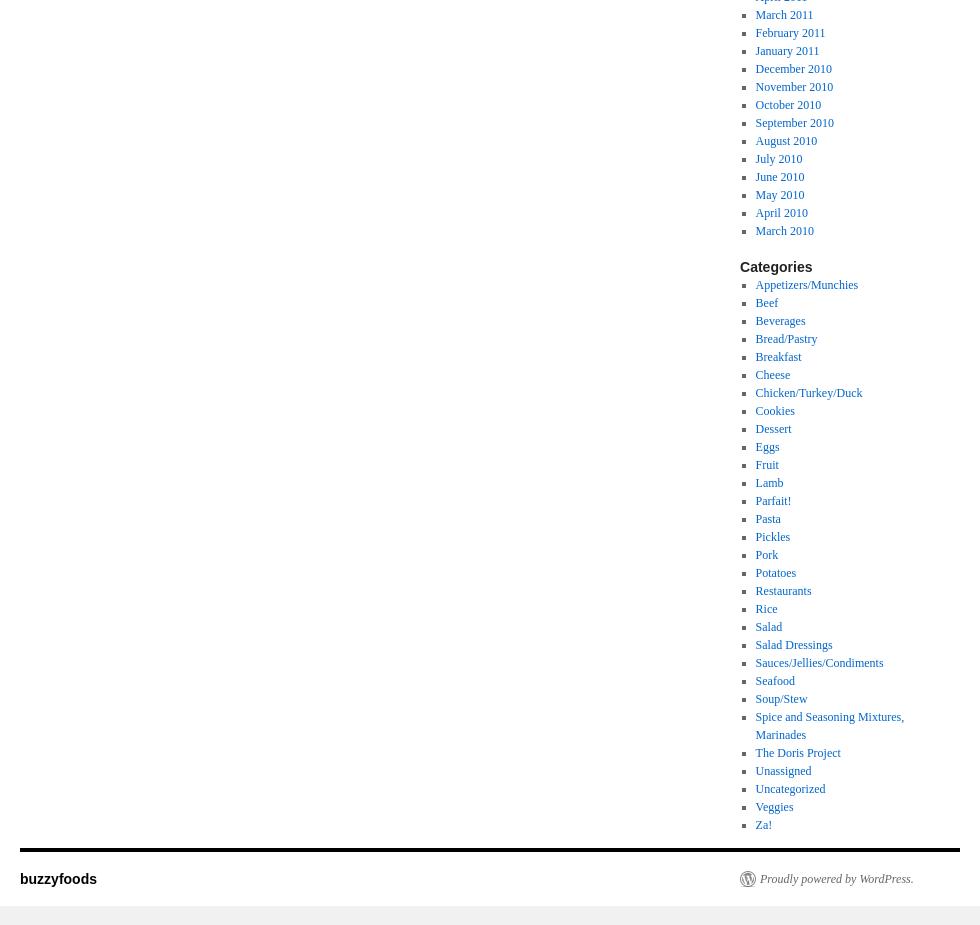 The width and height of the screenshot is (980, 925). I want to click on 'Rice', so click(765, 609).